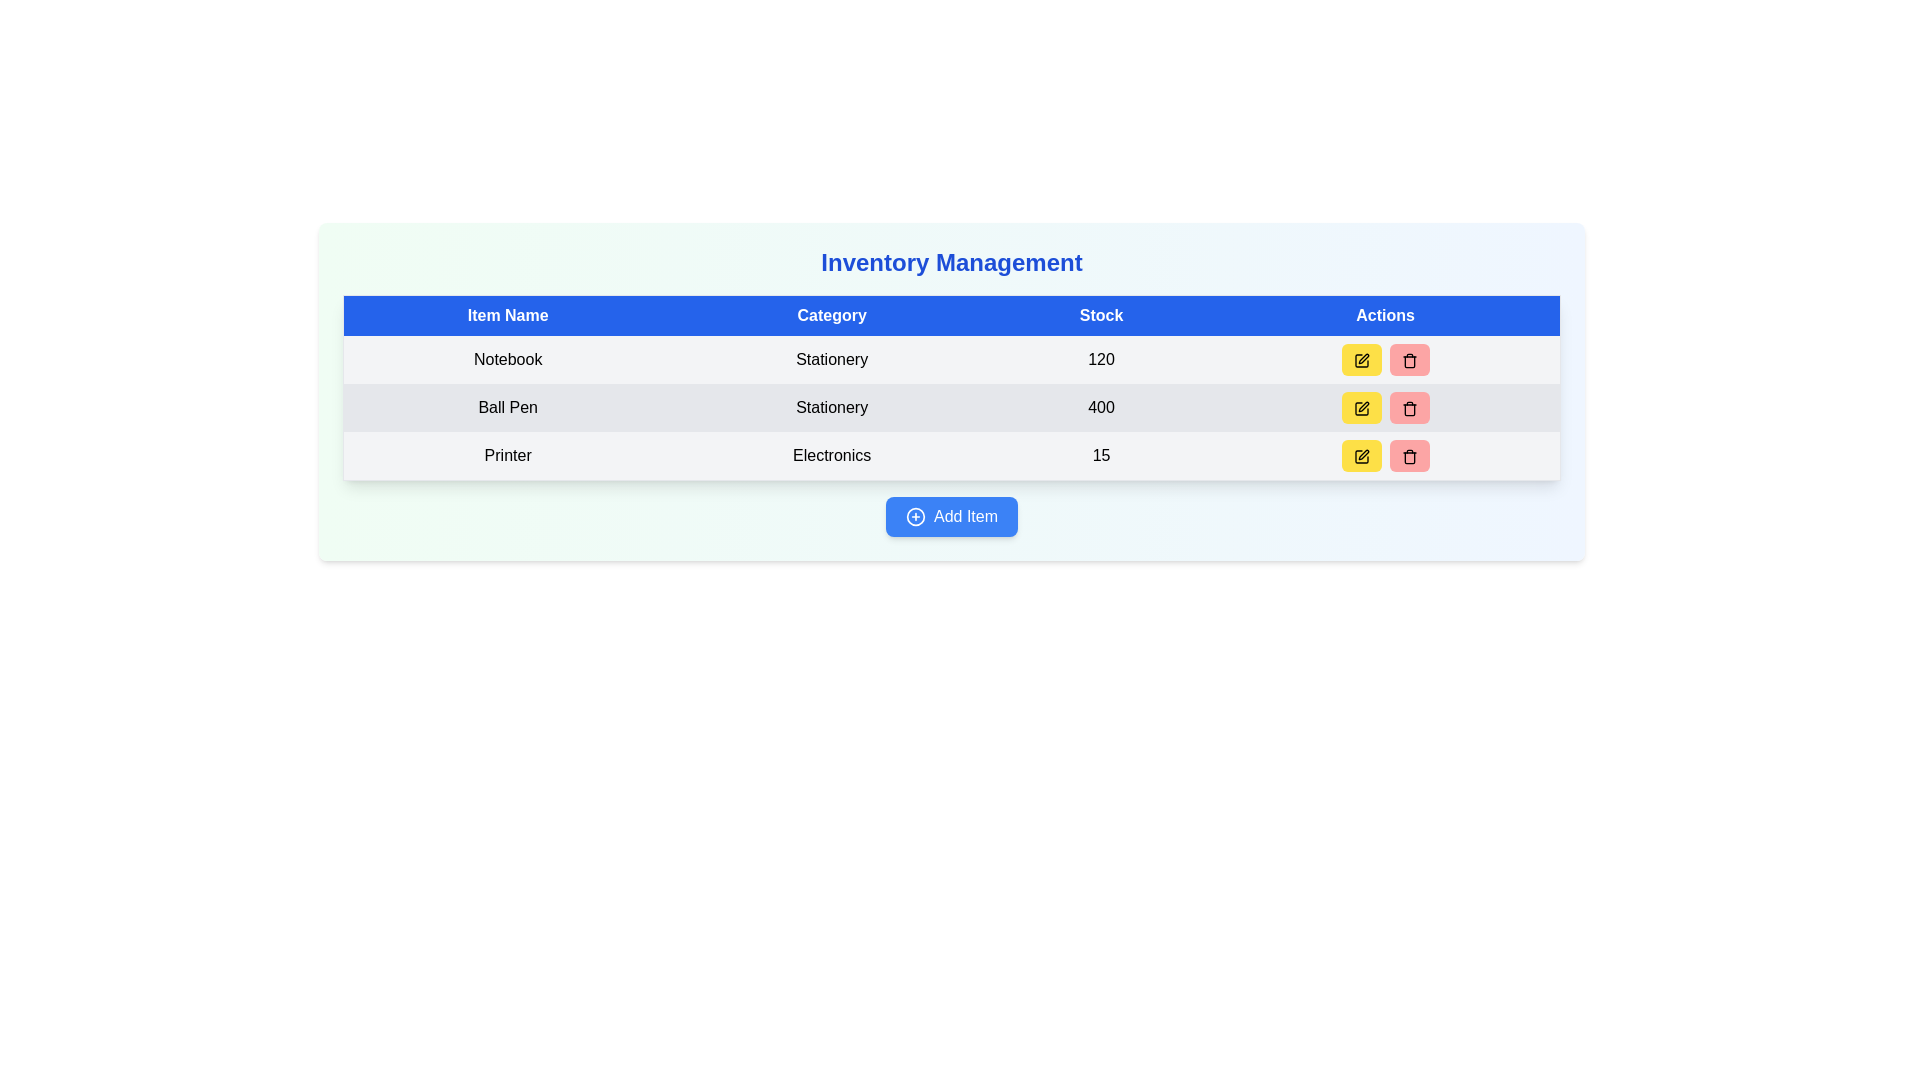 Image resolution: width=1920 pixels, height=1080 pixels. I want to click on the header label 'Category' which has white text on a dark blue background, located as the second column header in a table row, centrally aligned within its cell, so click(832, 315).